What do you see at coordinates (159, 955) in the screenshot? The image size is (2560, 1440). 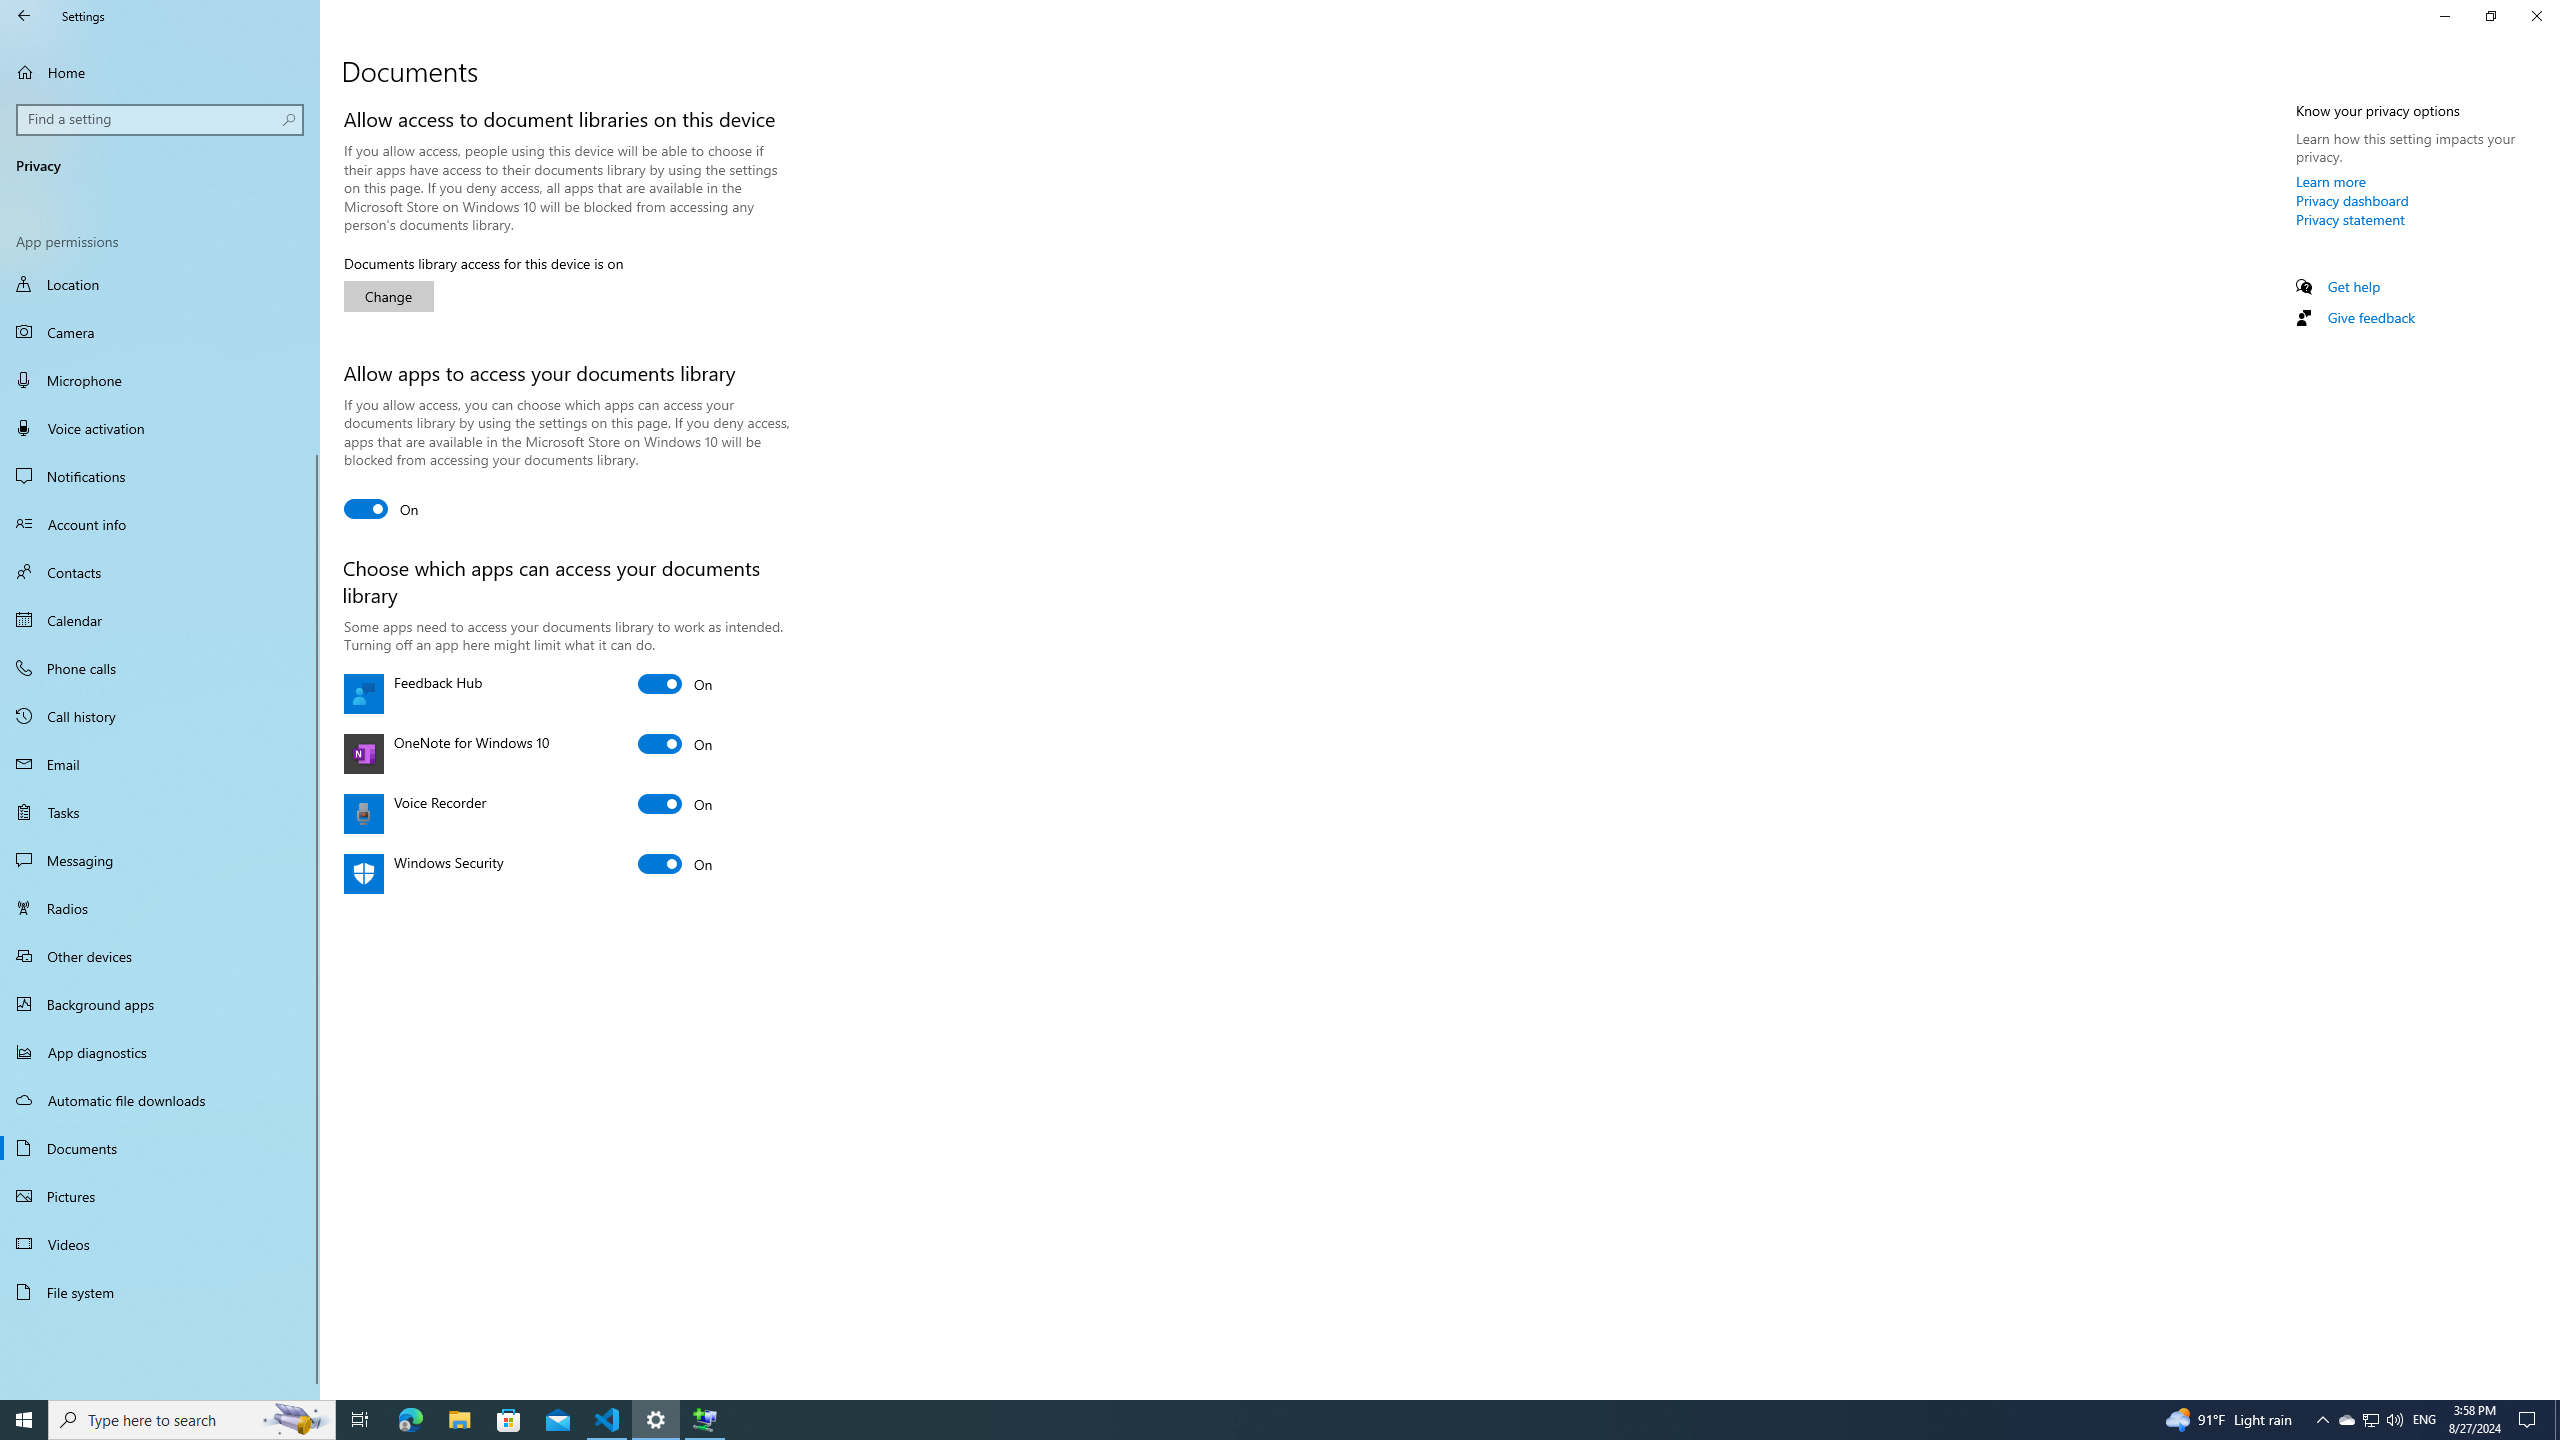 I see `'Other devices'` at bounding box center [159, 955].